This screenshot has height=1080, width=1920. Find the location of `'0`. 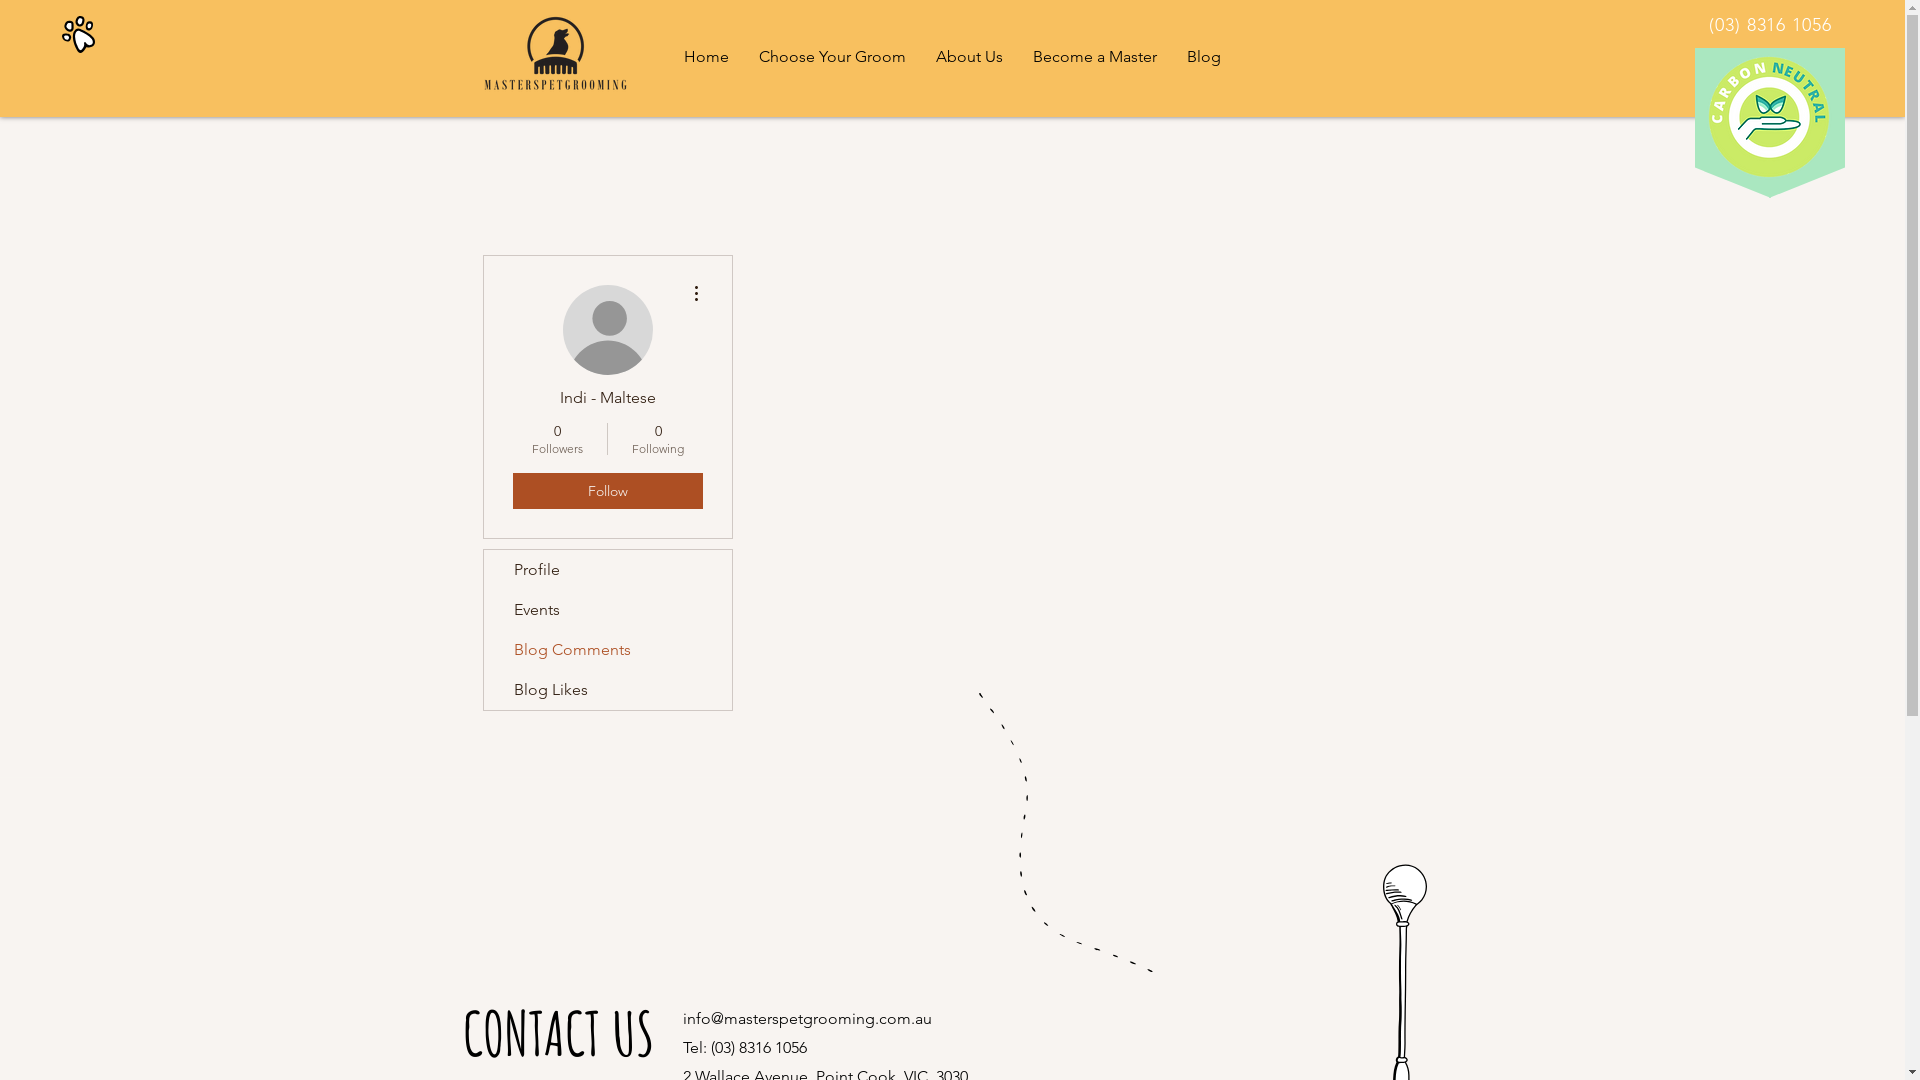

'0 is located at coordinates (658, 438).